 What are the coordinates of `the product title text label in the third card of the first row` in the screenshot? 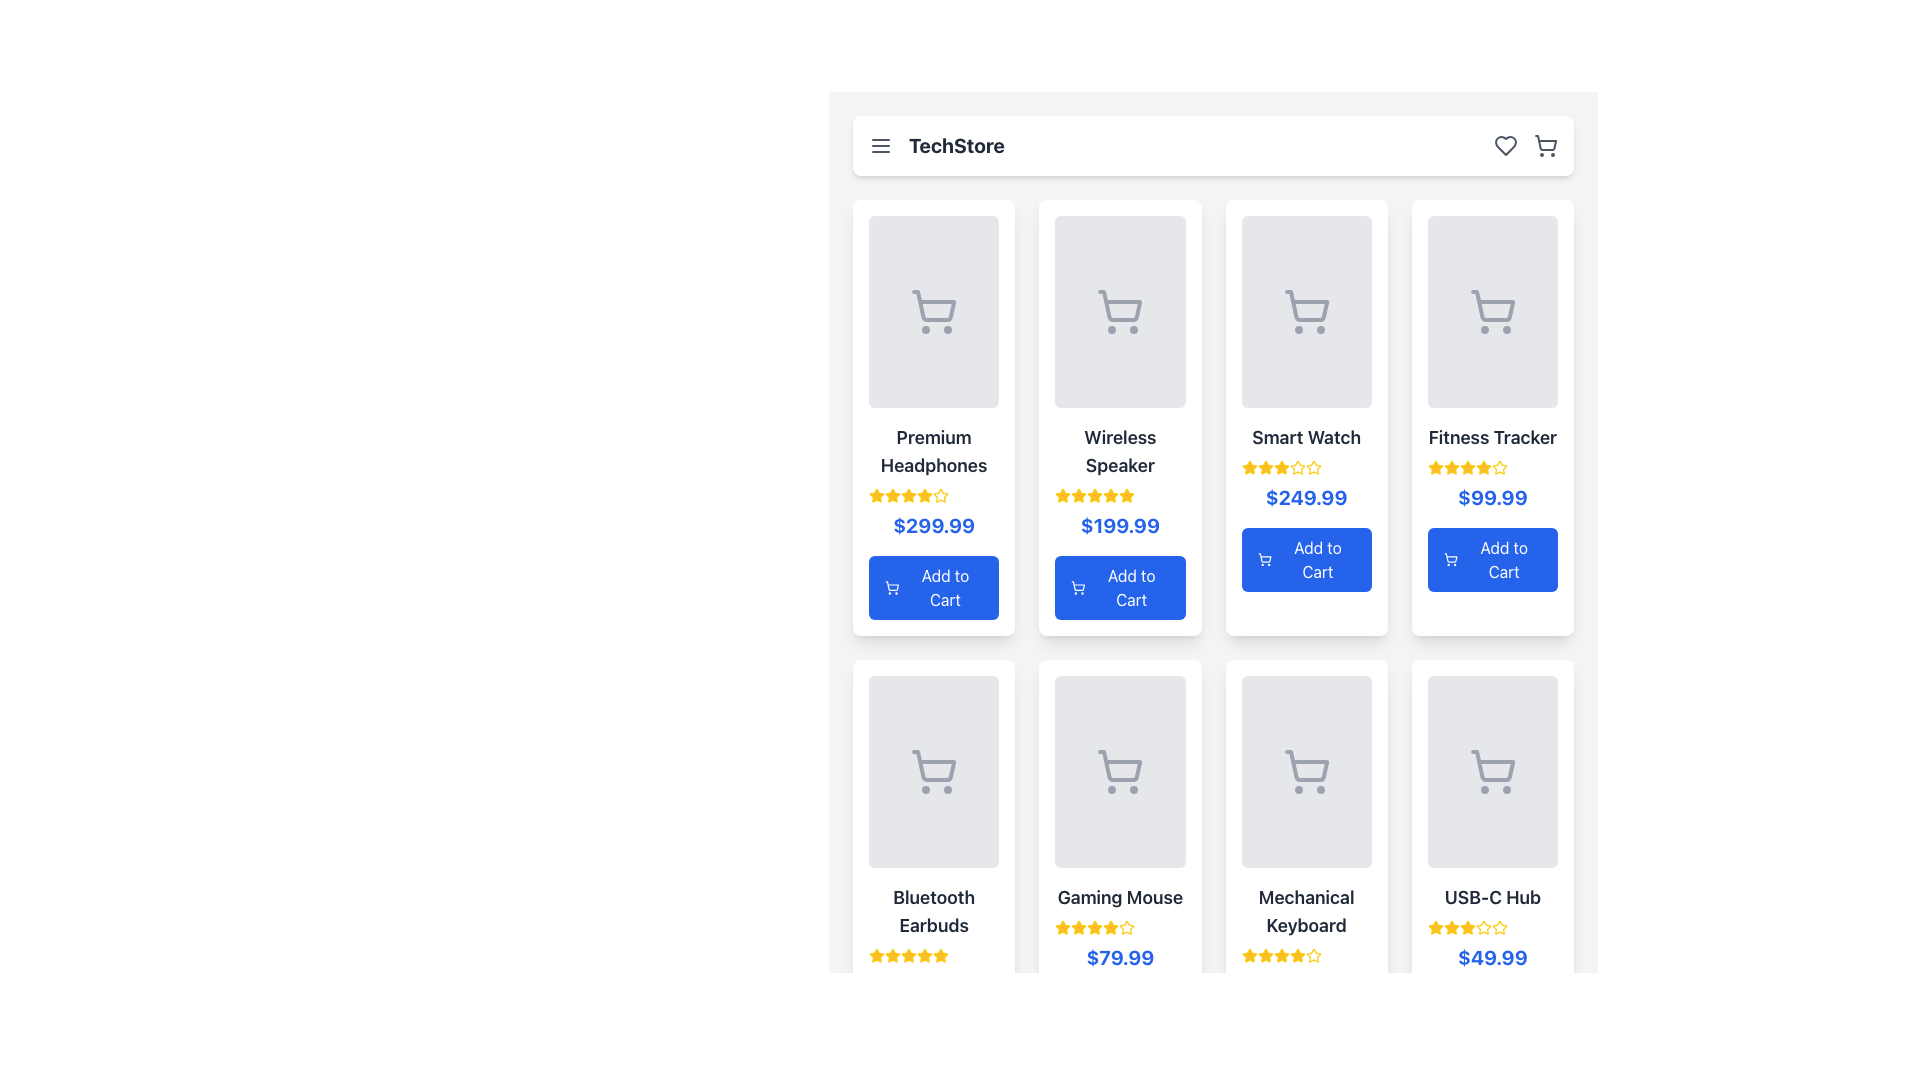 It's located at (1306, 437).